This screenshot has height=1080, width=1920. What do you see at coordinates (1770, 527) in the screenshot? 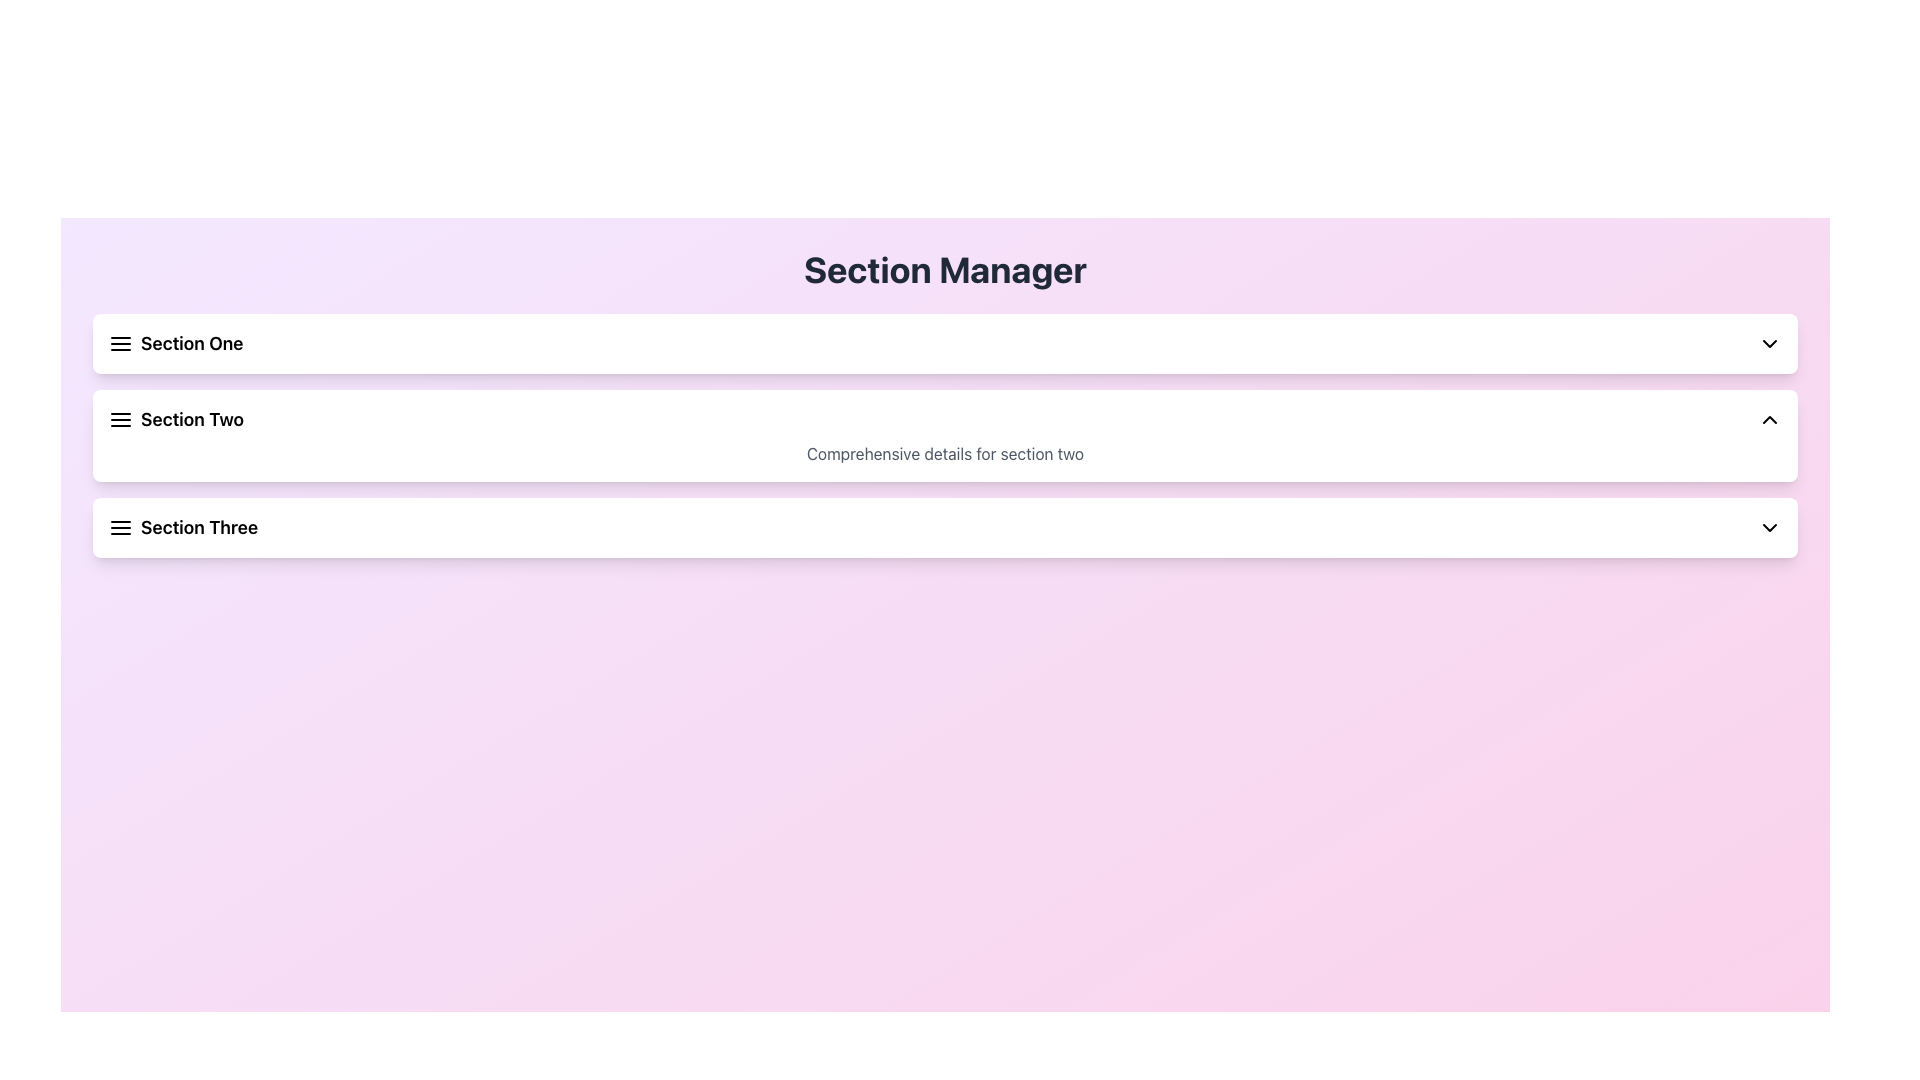
I see `the small downward-pointing chevron icon on the far right of the 'Section Three' accordion header` at bounding box center [1770, 527].